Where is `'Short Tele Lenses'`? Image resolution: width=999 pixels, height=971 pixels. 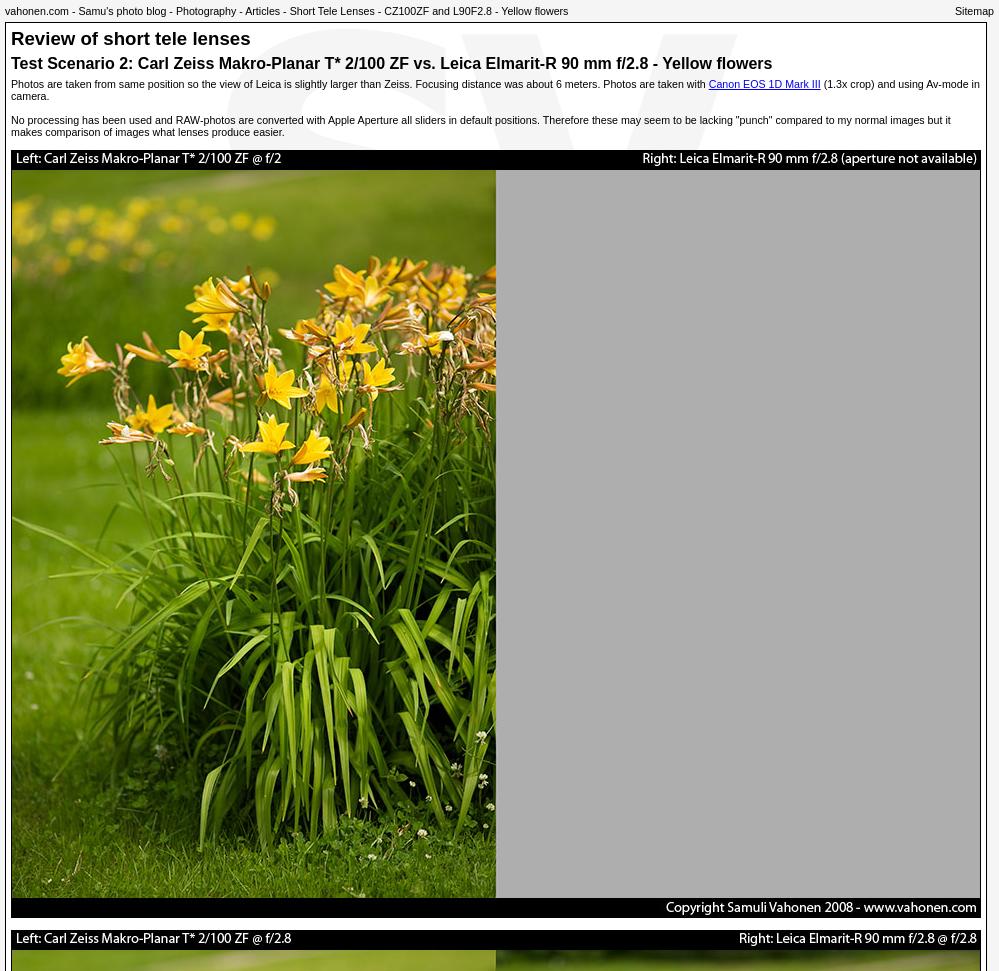 'Short Tele Lenses' is located at coordinates (330, 10).